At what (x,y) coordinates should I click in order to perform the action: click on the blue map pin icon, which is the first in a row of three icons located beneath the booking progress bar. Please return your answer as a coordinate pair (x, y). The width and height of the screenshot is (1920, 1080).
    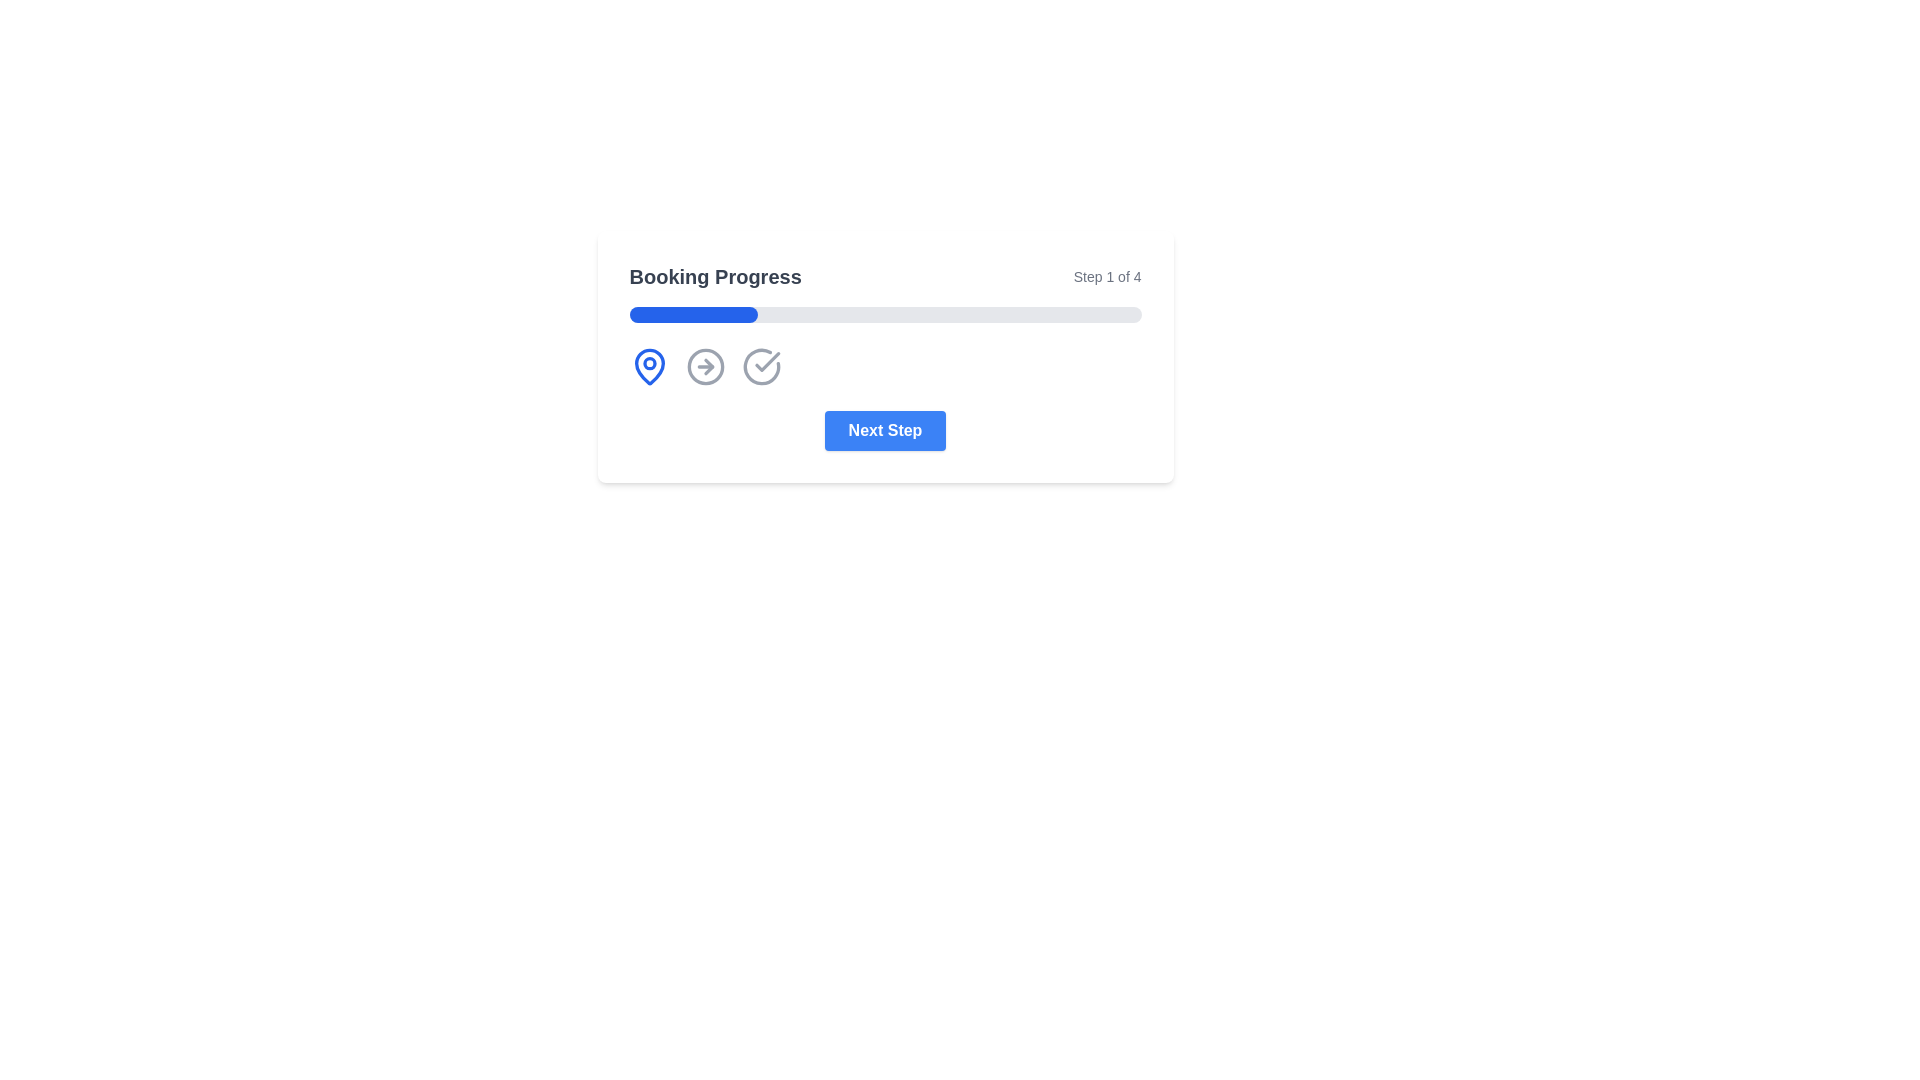
    Looking at the image, I should click on (649, 366).